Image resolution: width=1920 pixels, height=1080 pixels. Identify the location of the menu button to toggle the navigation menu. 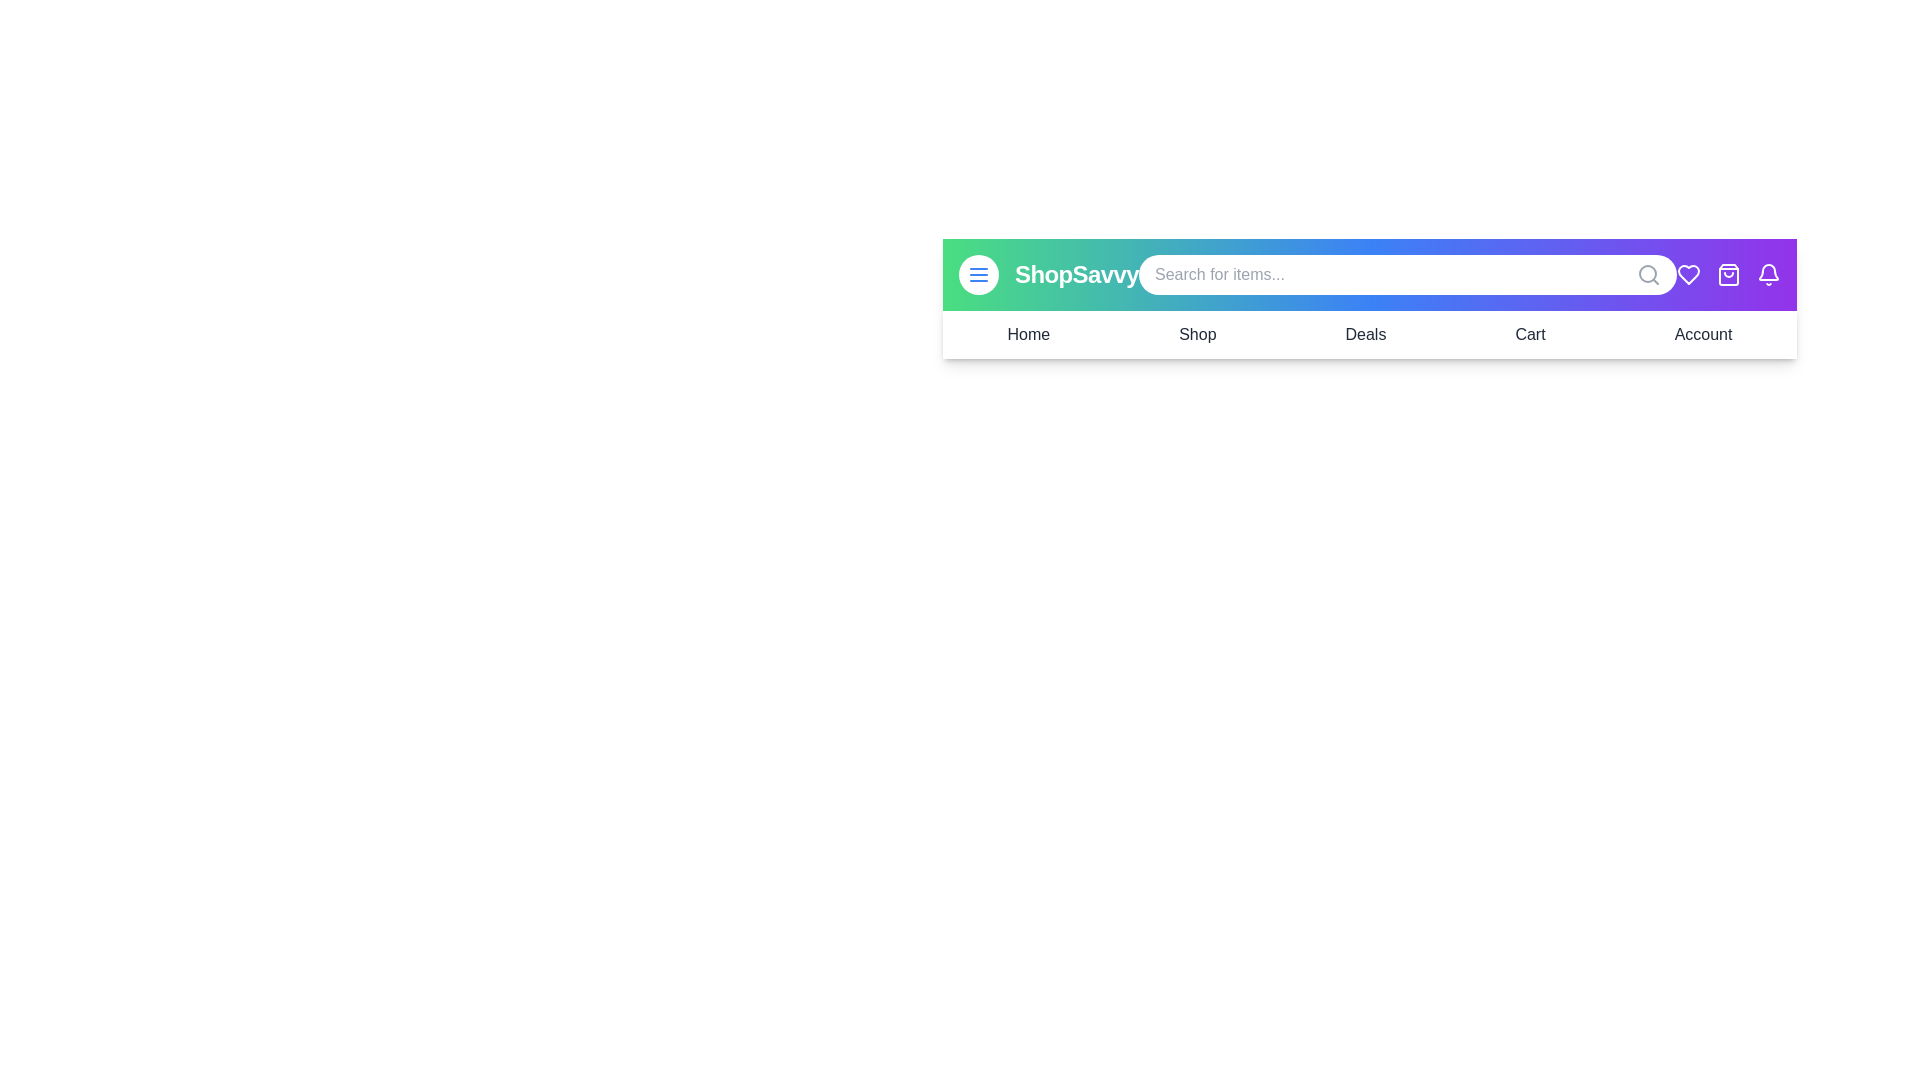
(979, 274).